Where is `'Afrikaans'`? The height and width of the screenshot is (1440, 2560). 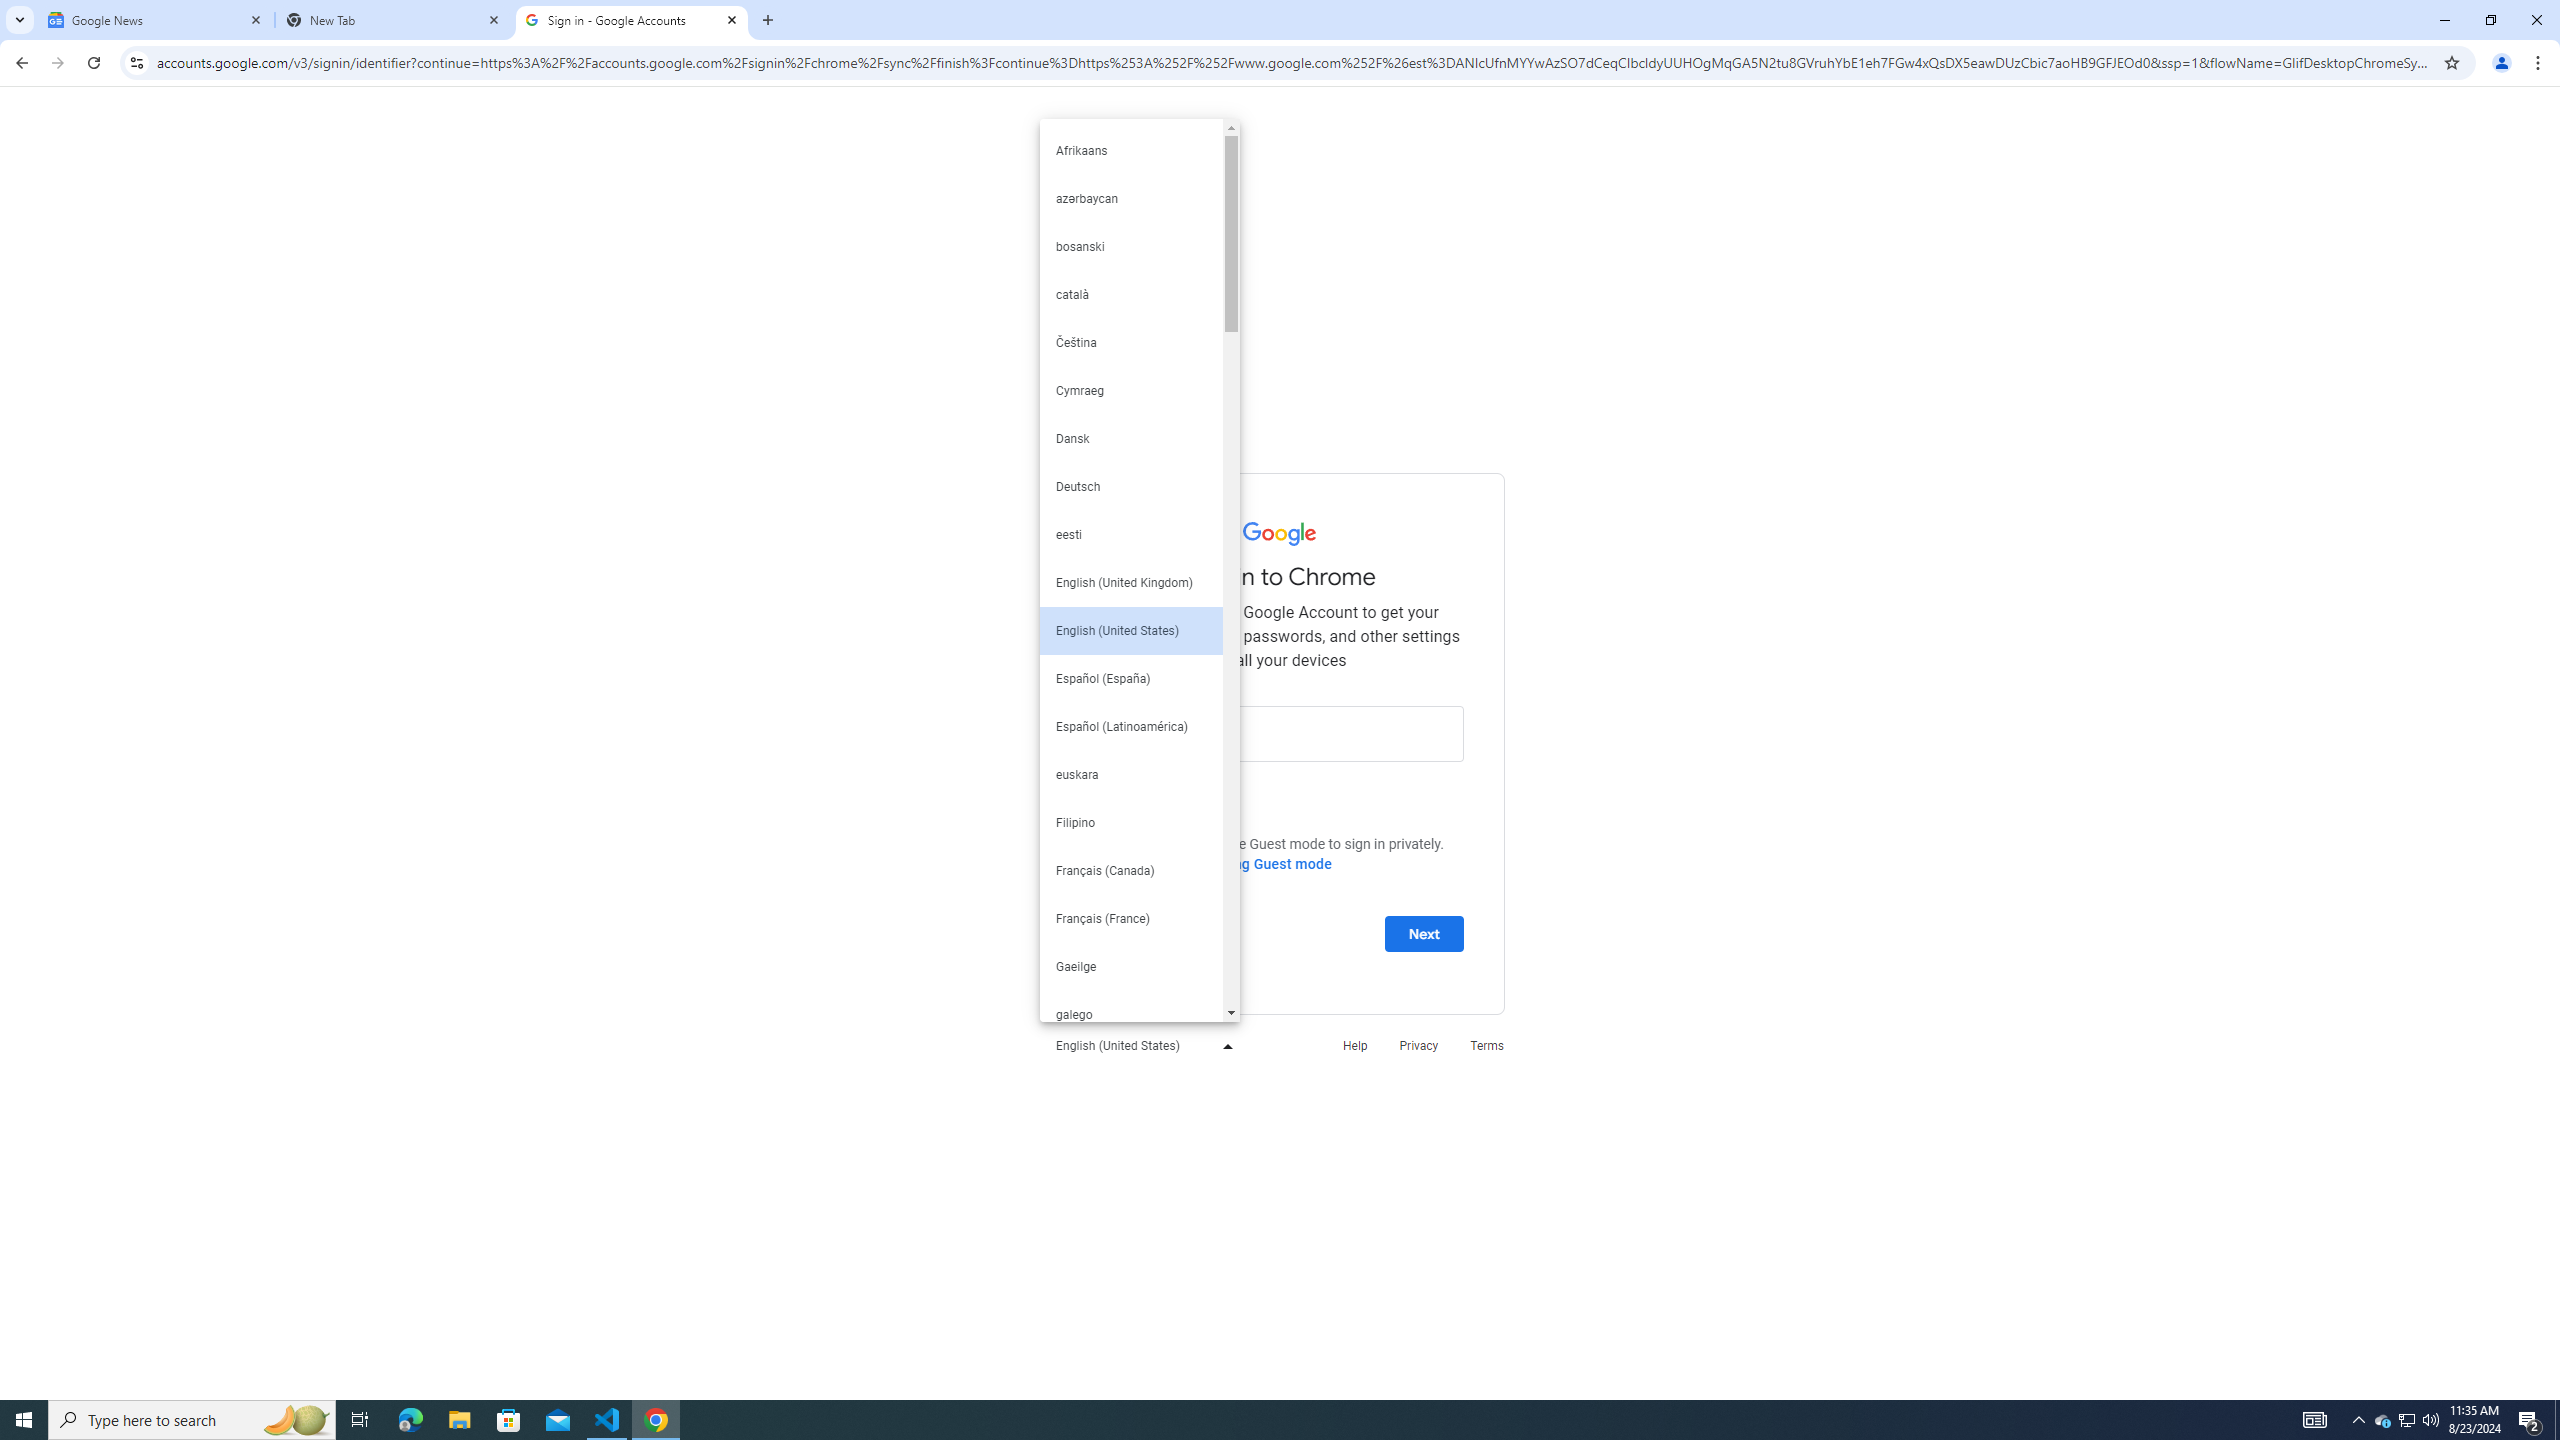 'Afrikaans' is located at coordinates (1130, 150).